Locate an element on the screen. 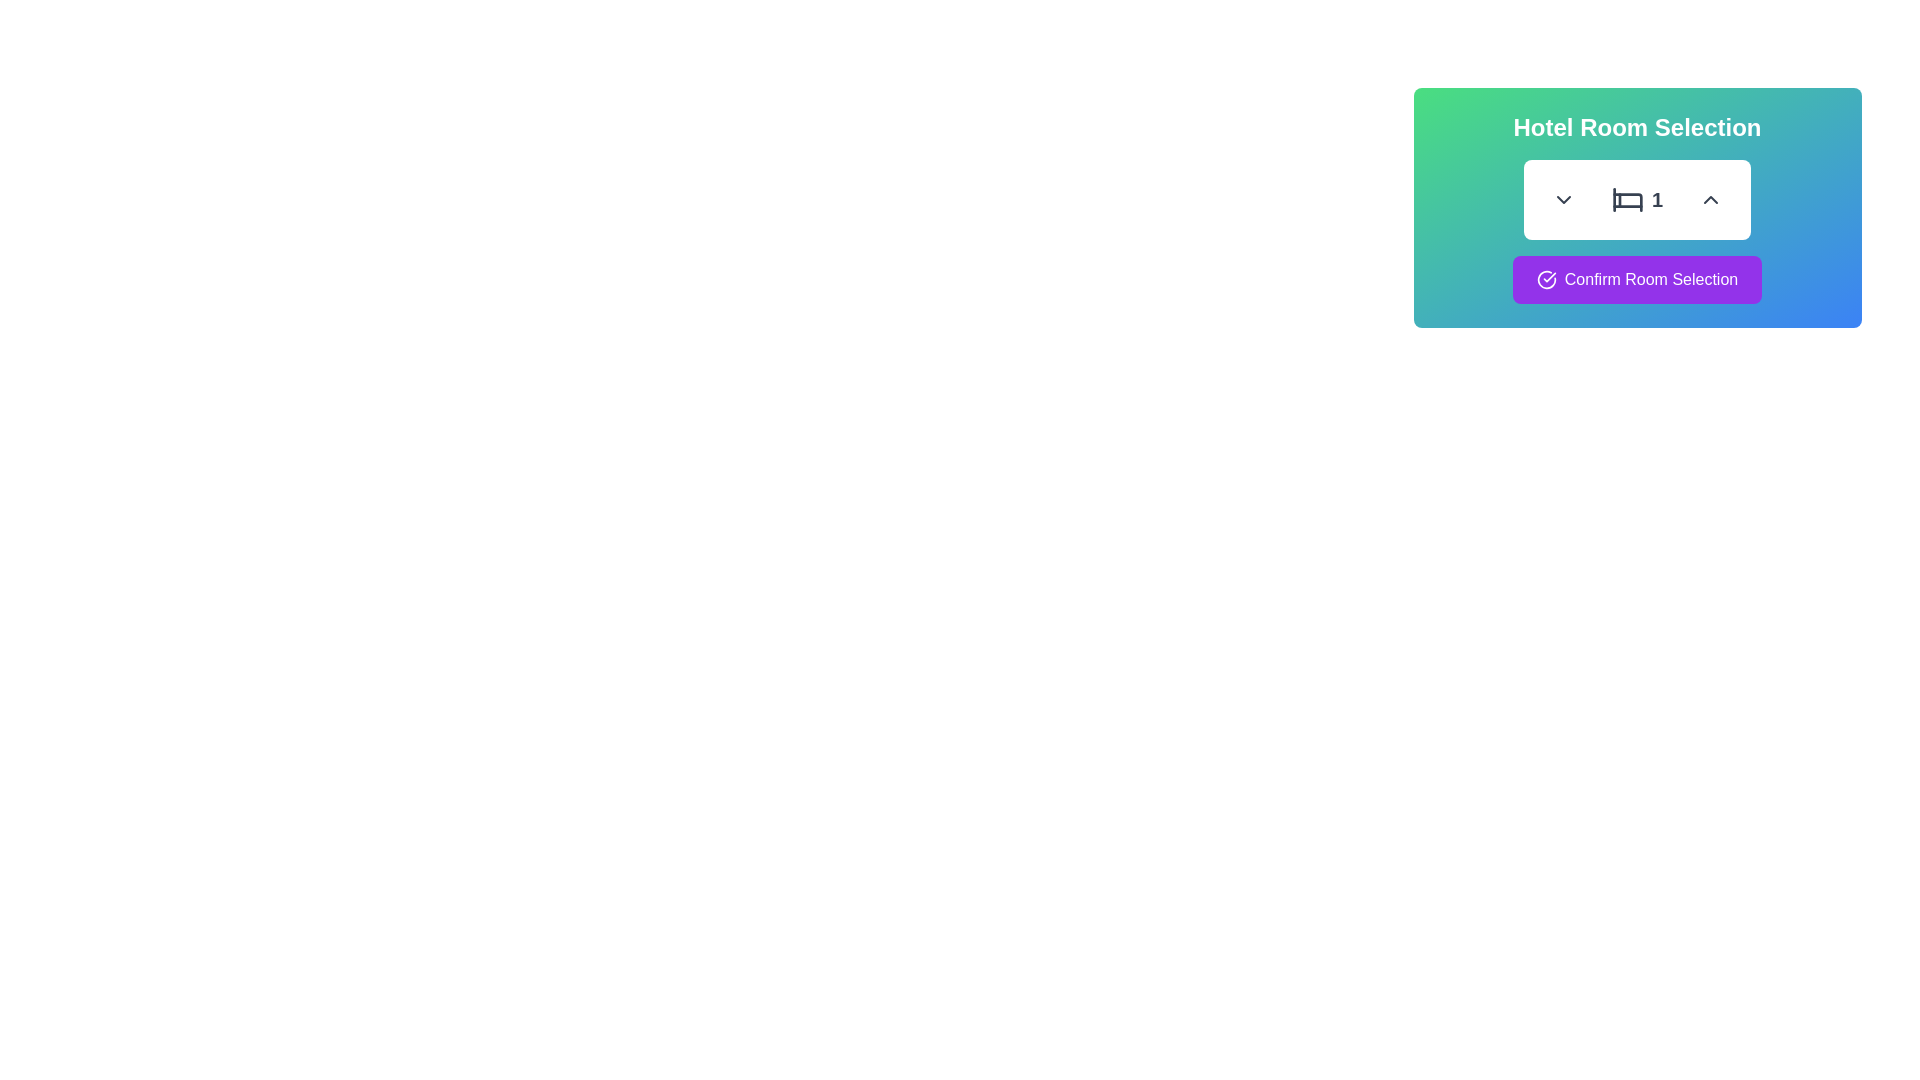 Image resolution: width=1920 pixels, height=1080 pixels. the graphical icon component resembling a bed frame, which is located near the center of the interface within the hotel room selection panel is located at coordinates (1627, 202).